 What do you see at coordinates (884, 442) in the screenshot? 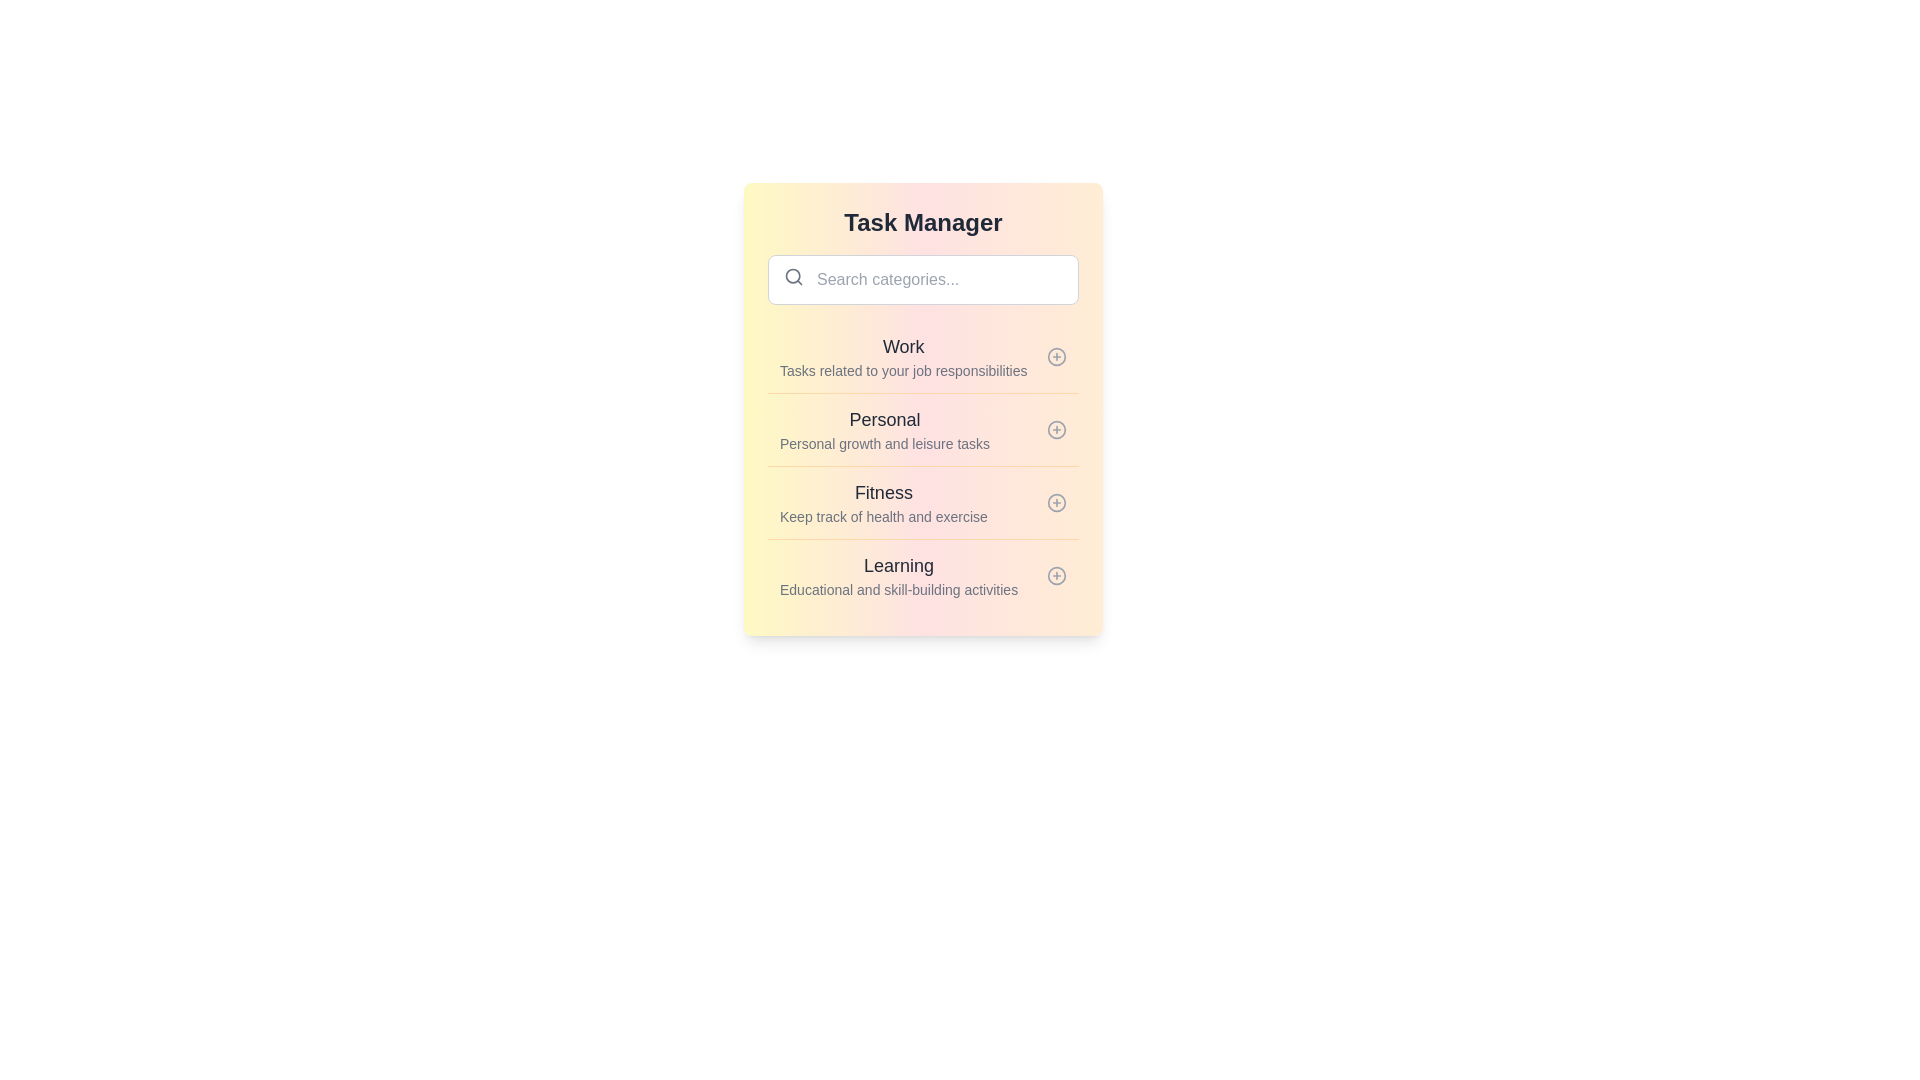
I see `the static informational text located directly below the 'Personal' category, which enhances user understanding of that category` at bounding box center [884, 442].